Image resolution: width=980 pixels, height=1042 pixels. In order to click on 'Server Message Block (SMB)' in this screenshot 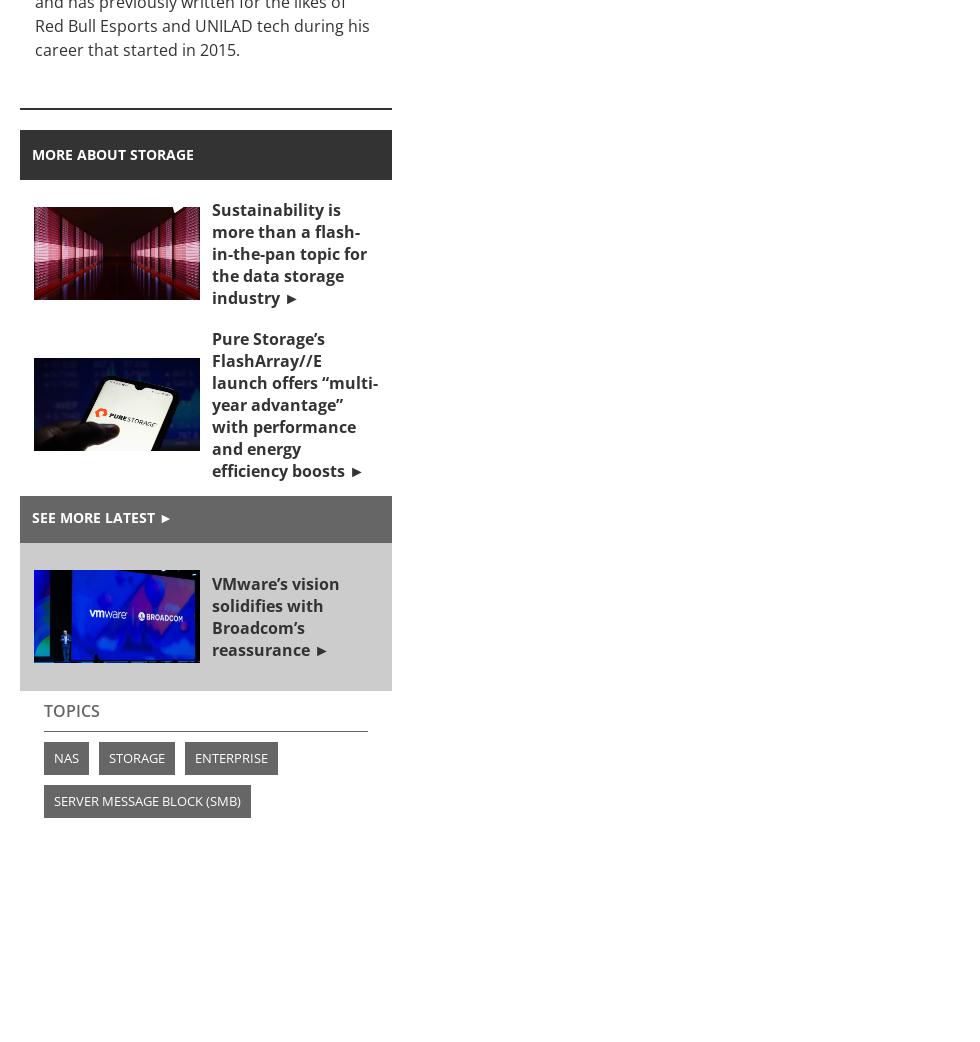, I will do `click(53, 800)`.